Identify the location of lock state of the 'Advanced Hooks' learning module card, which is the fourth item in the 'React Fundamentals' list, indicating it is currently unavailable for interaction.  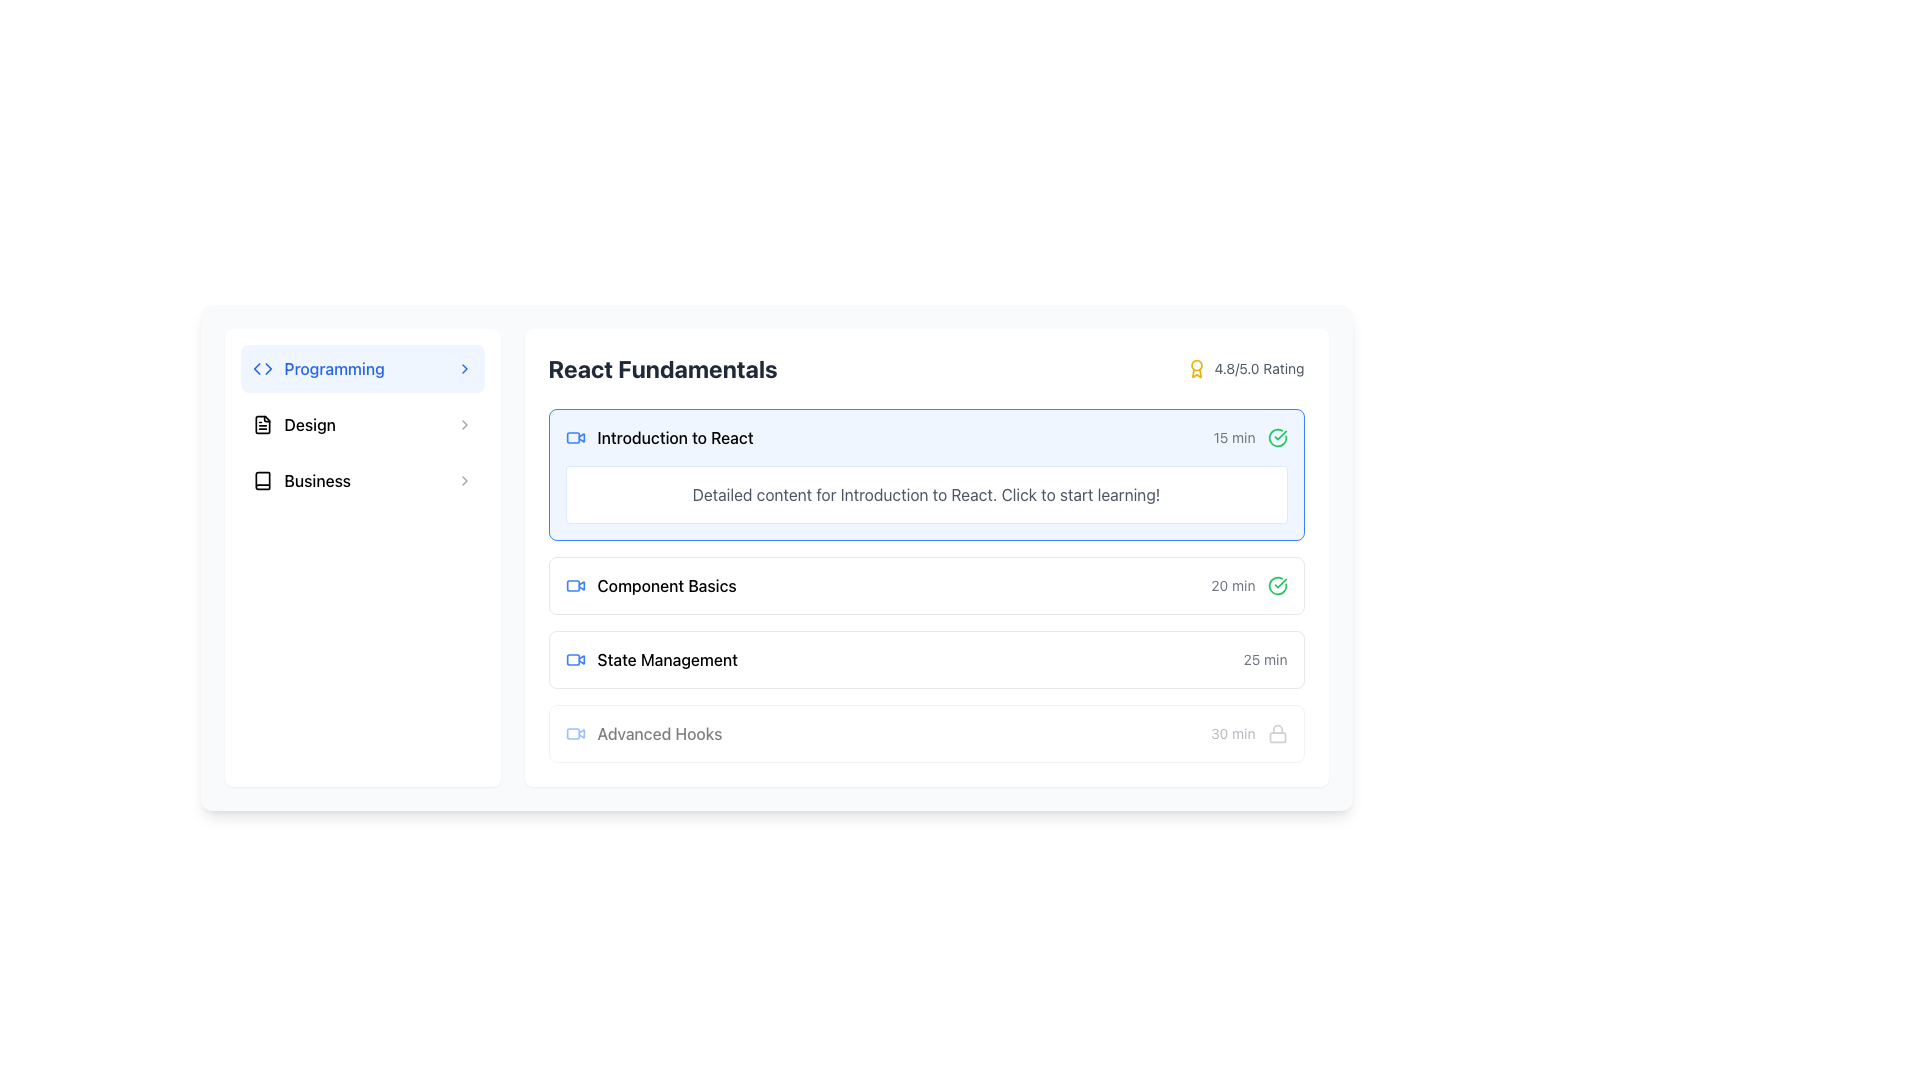
(925, 733).